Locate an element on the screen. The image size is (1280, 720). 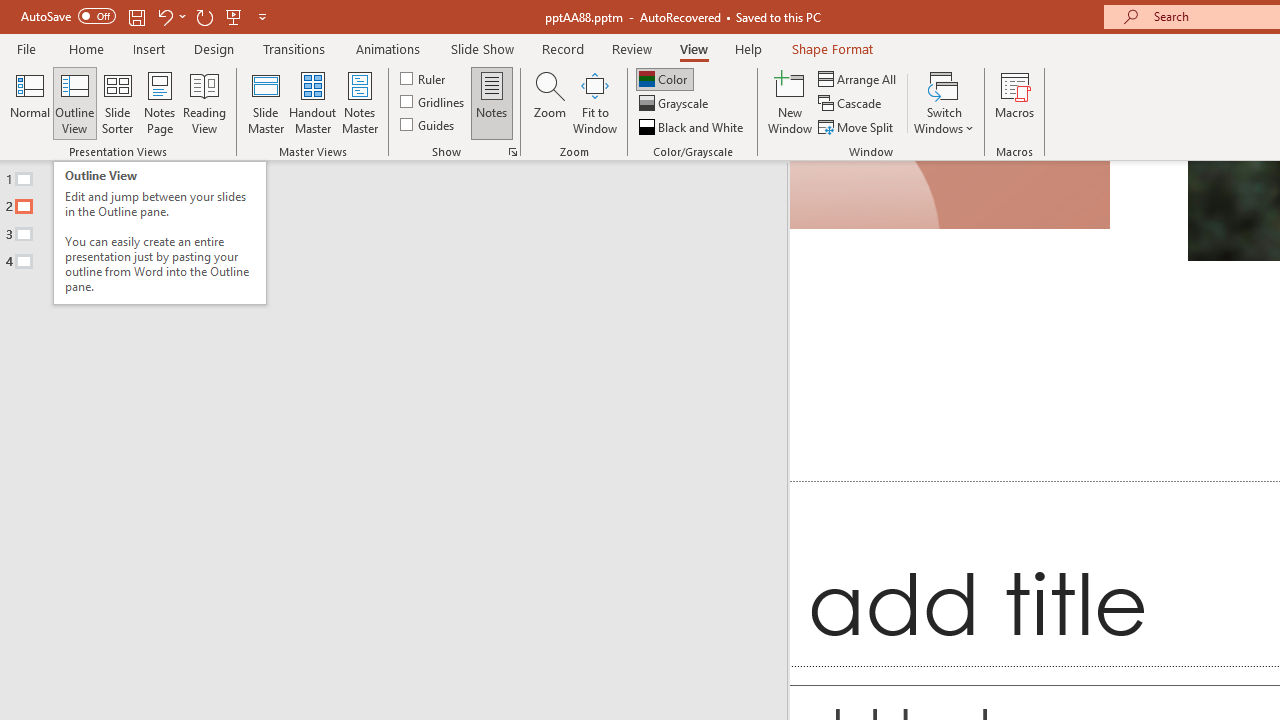
'Macros' is located at coordinates (1015, 103).